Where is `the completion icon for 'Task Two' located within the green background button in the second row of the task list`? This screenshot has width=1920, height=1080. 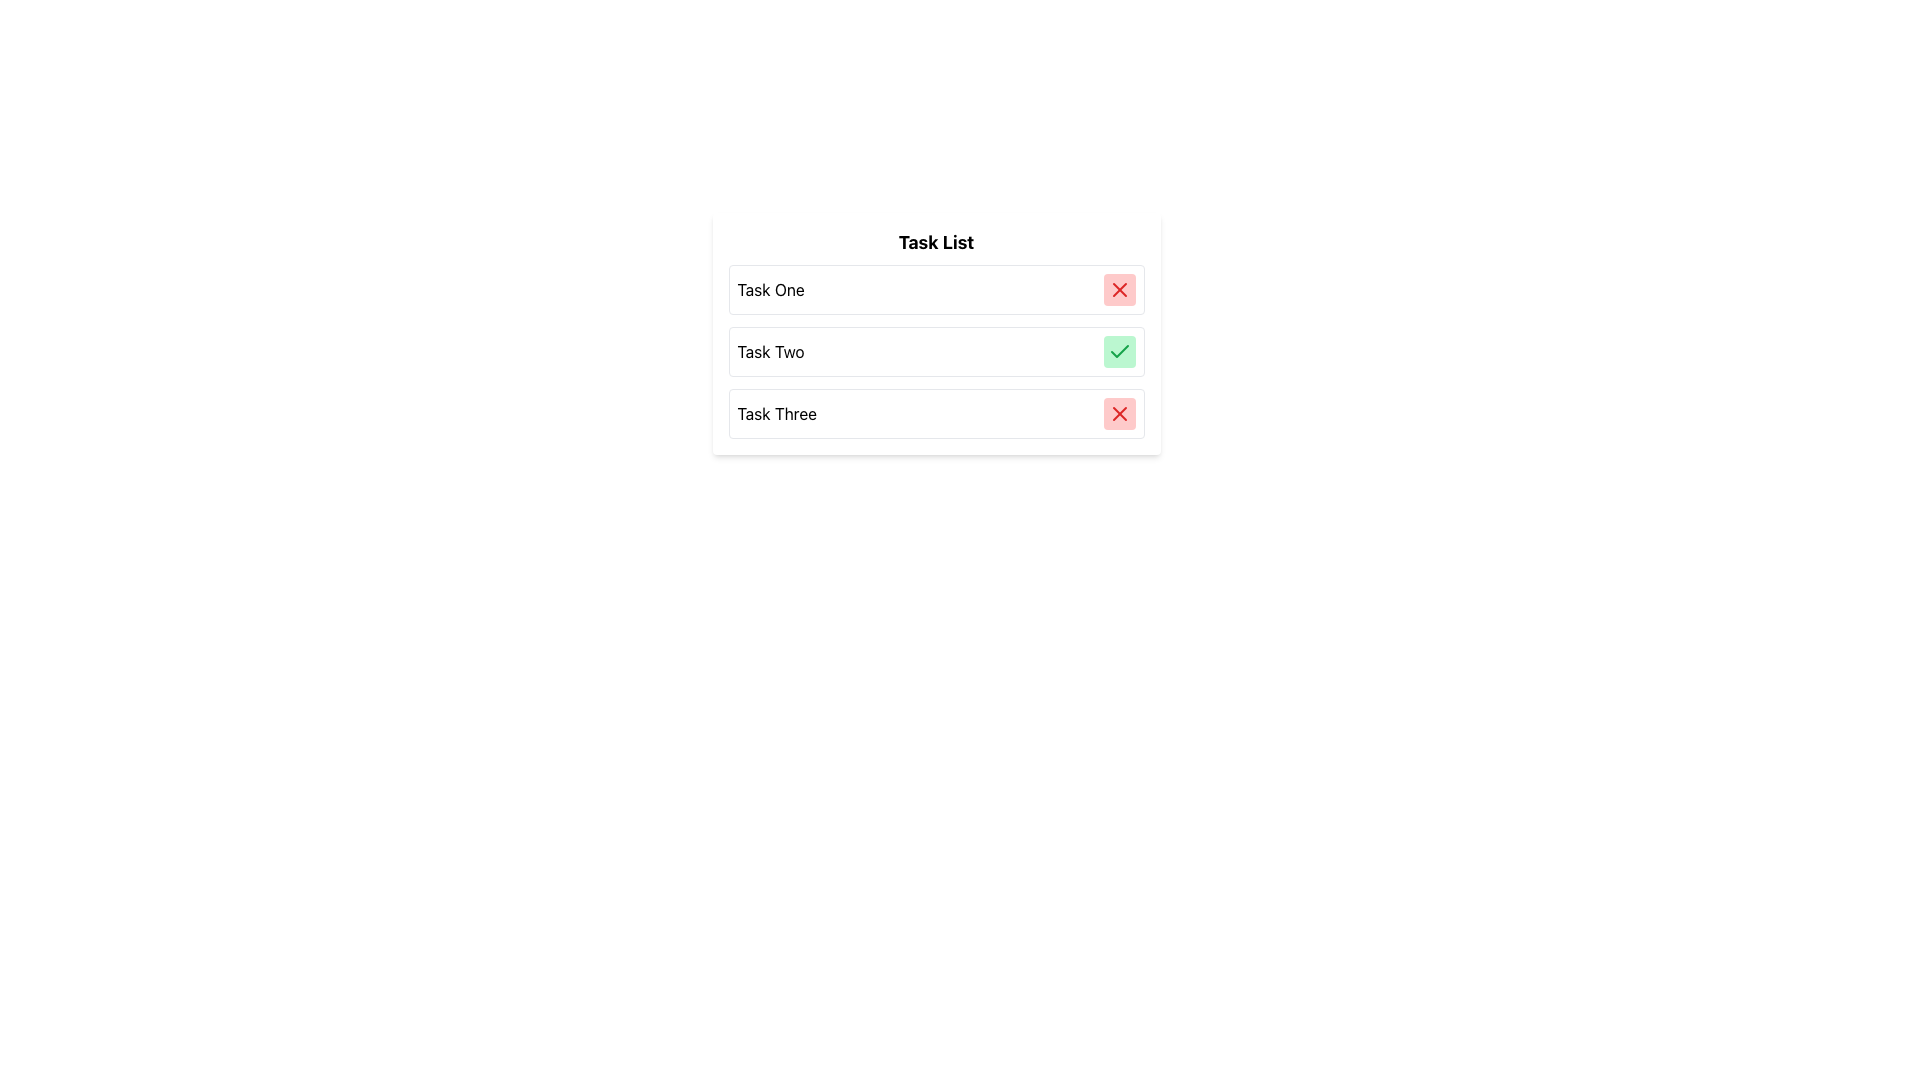
the completion icon for 'Task Two' located within the green background button in the second row of the task list is located at coordinates (1118, 350).